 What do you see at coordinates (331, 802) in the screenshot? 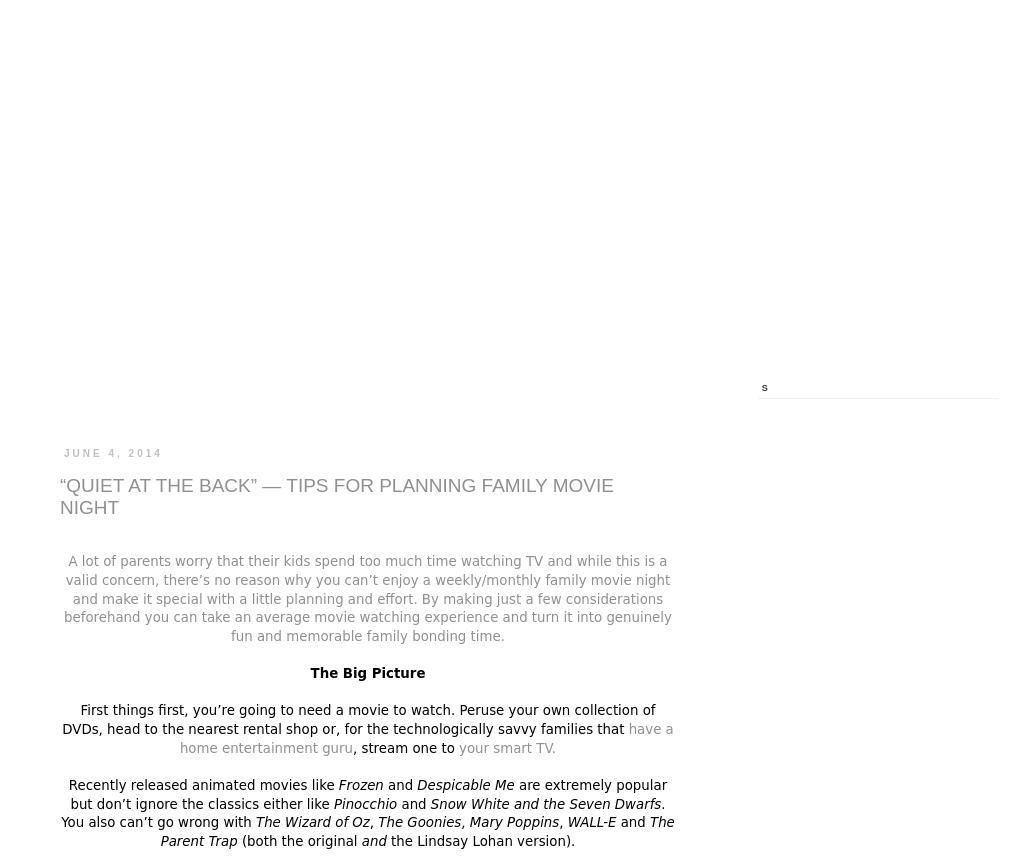
I see `'Pinocchio'` at bounding box center [331, 802].